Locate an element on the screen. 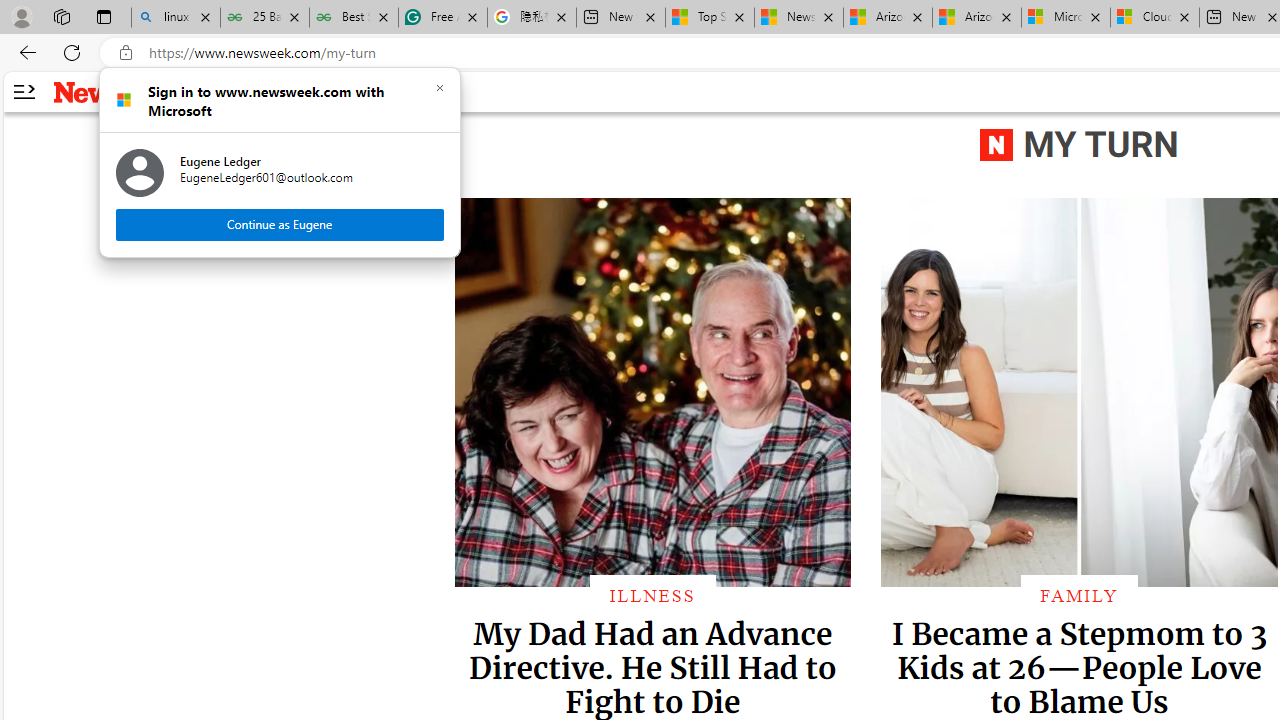  '25 Basic Linux Commands For Beginners - GeeksforGeeks' is located at coordinates (263, 17).